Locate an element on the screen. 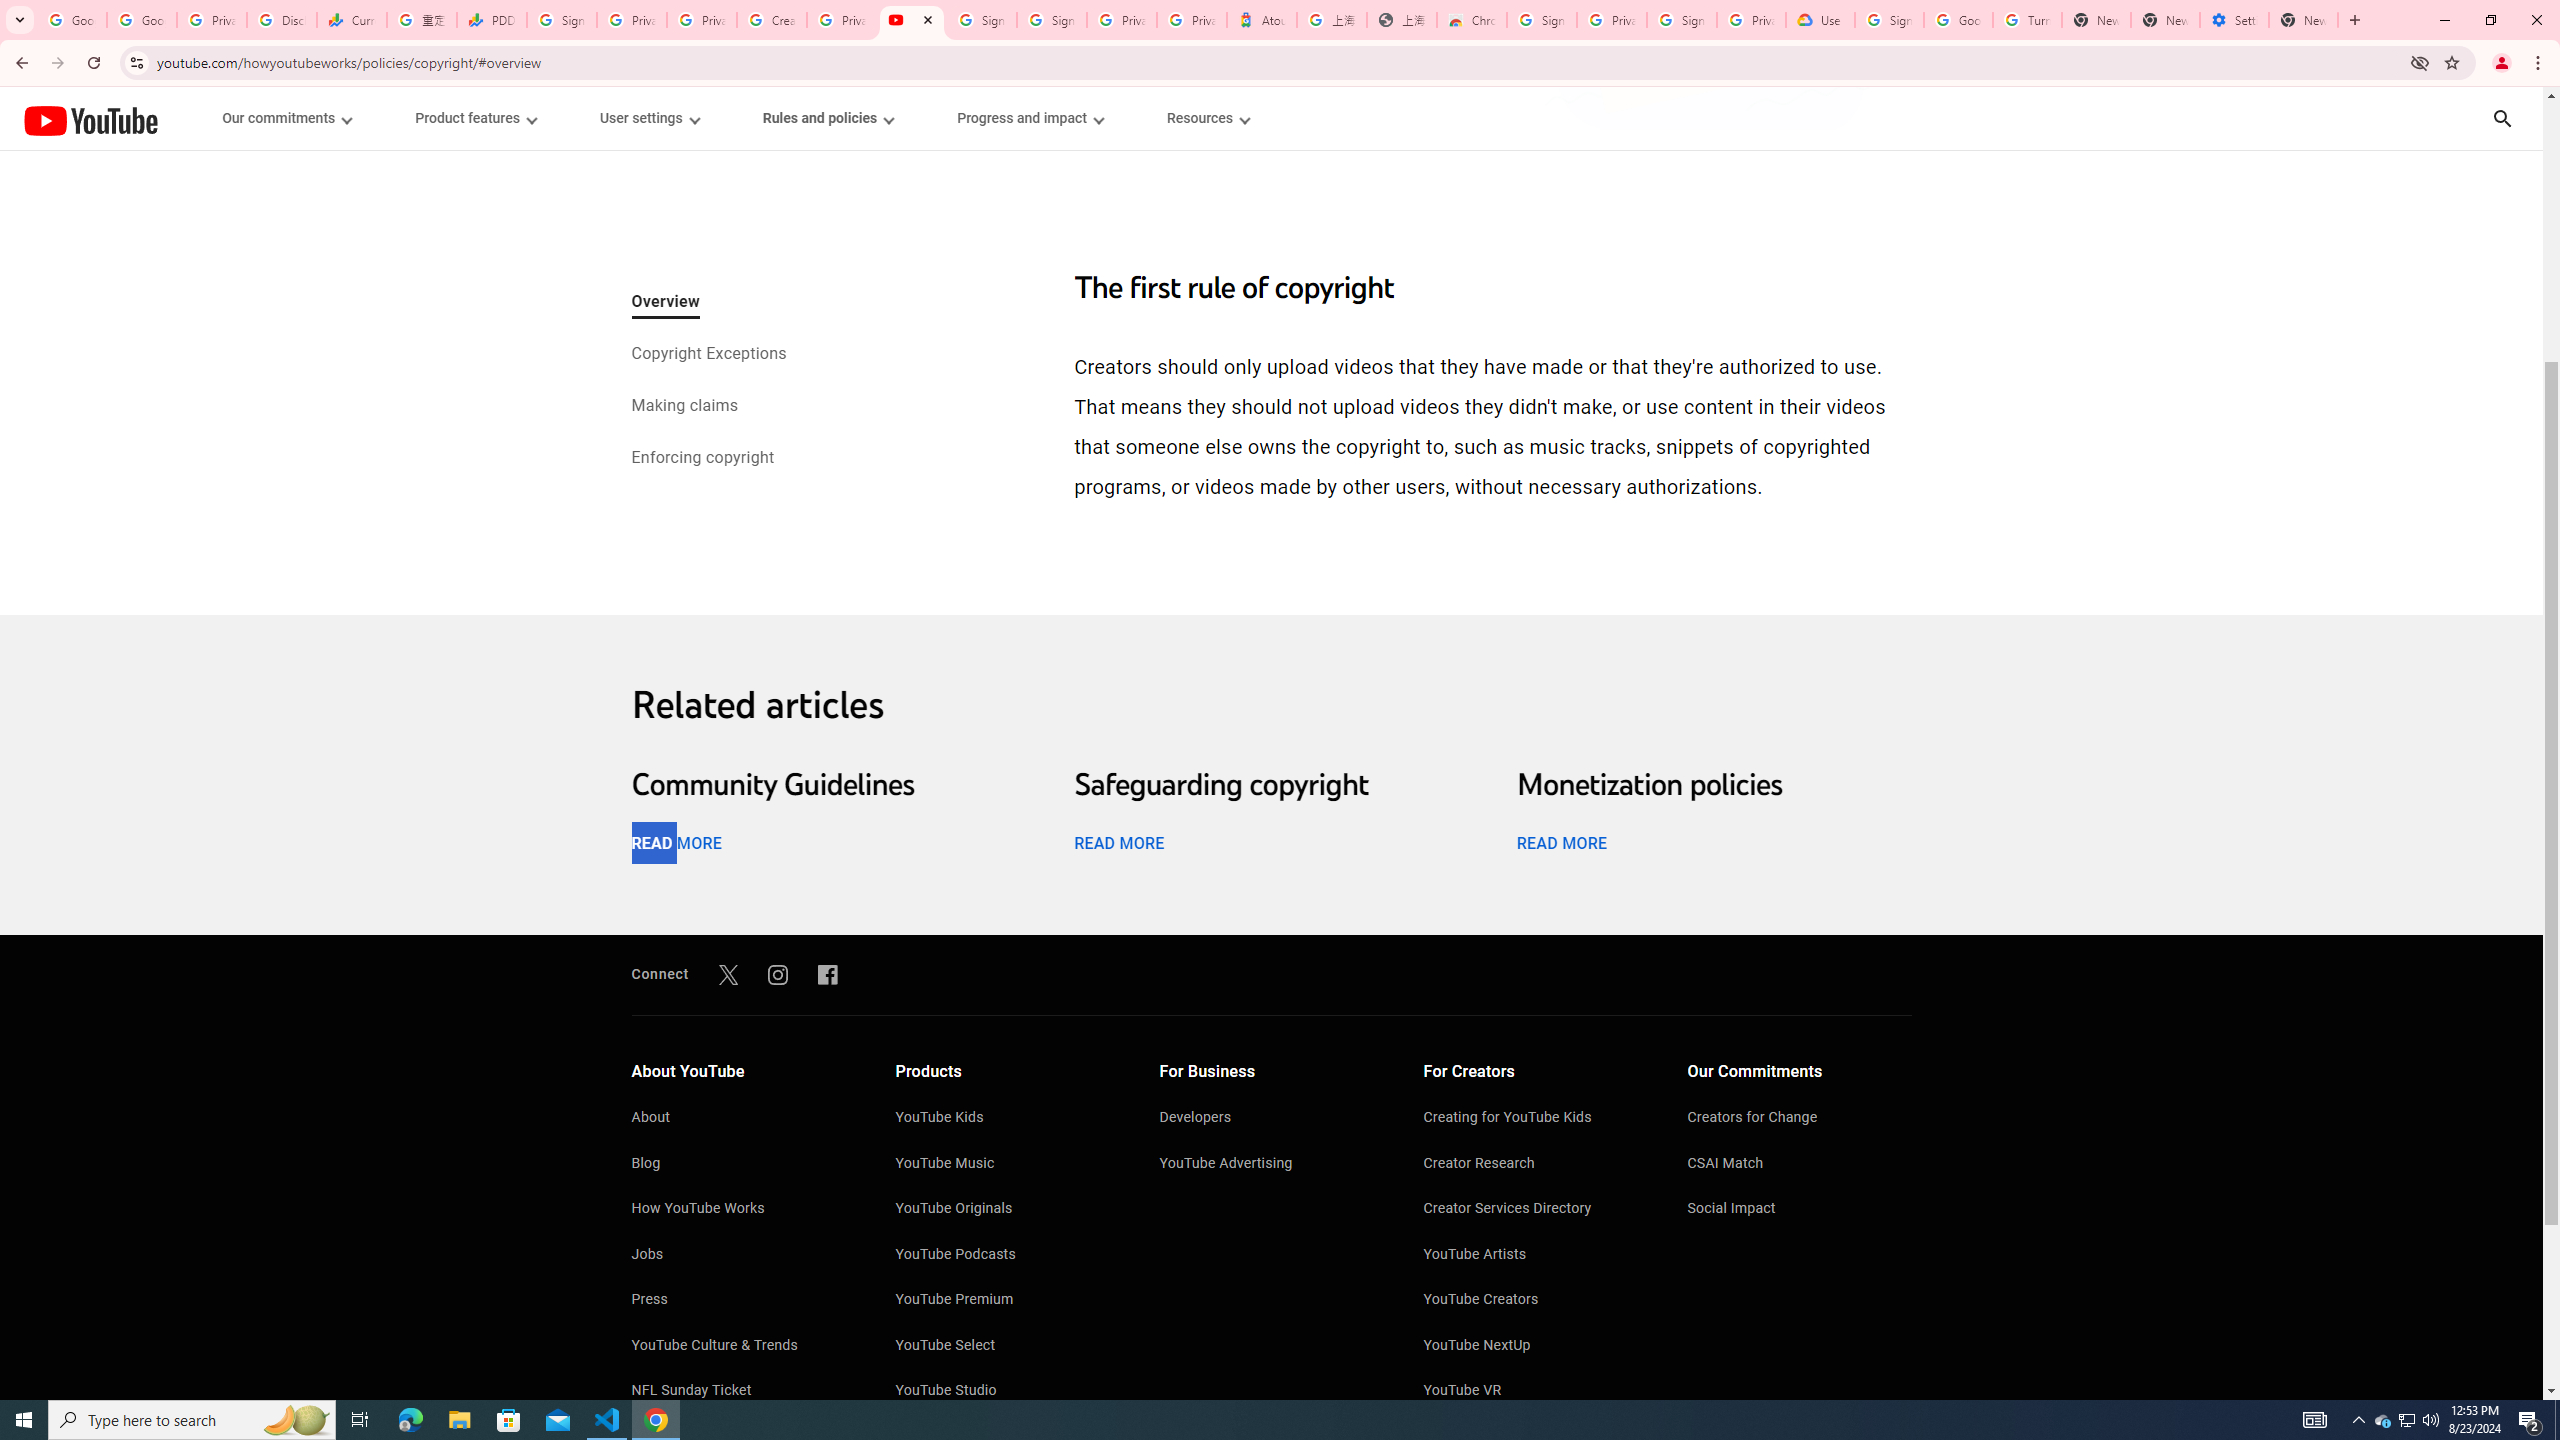 This screenshot has height=1440, width=2560. 'YouTube Copyright Rules & Policies - How YouTube Works' is located at coordinates (910, 19).